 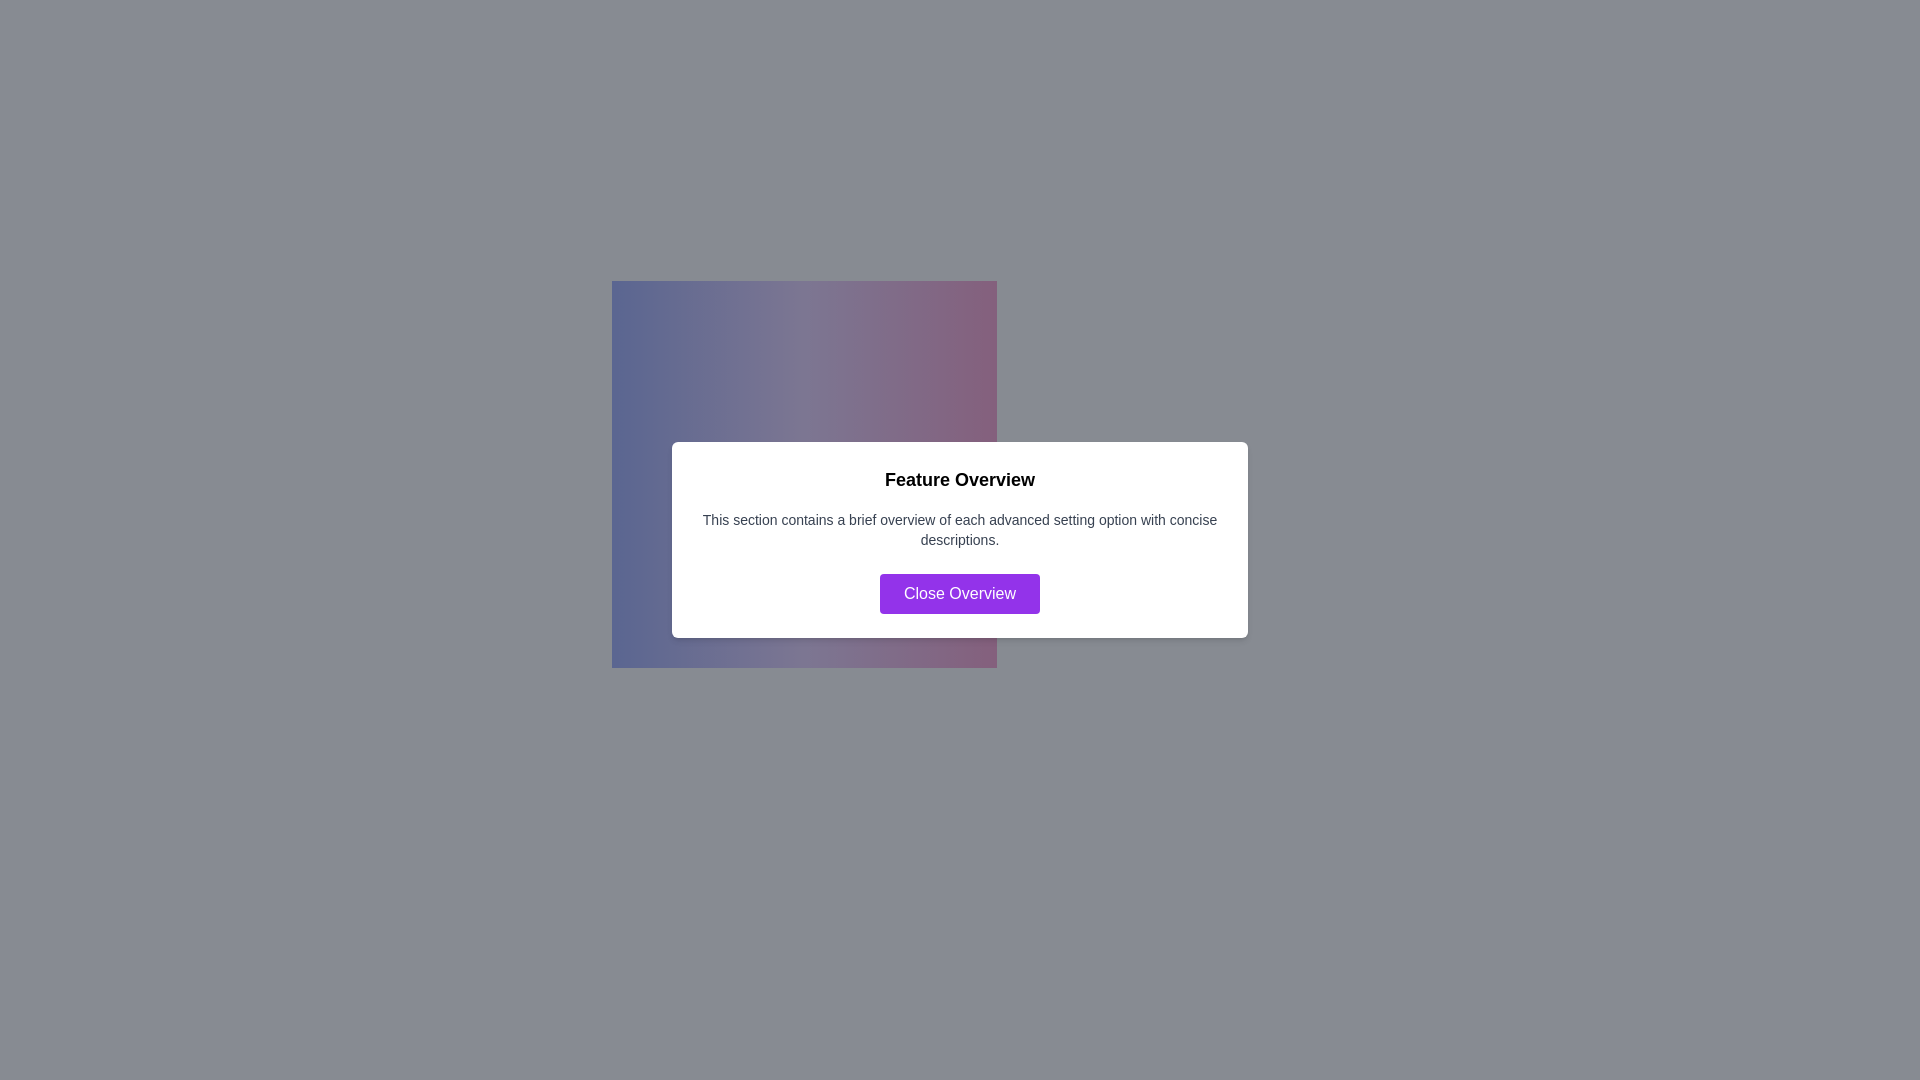 I want to click on the Text Block that provides additional context or explanation of the advanced settings, located below the 'Feature Overview' heading and above the 'Close Overview' button, so click(x=960, y=528).